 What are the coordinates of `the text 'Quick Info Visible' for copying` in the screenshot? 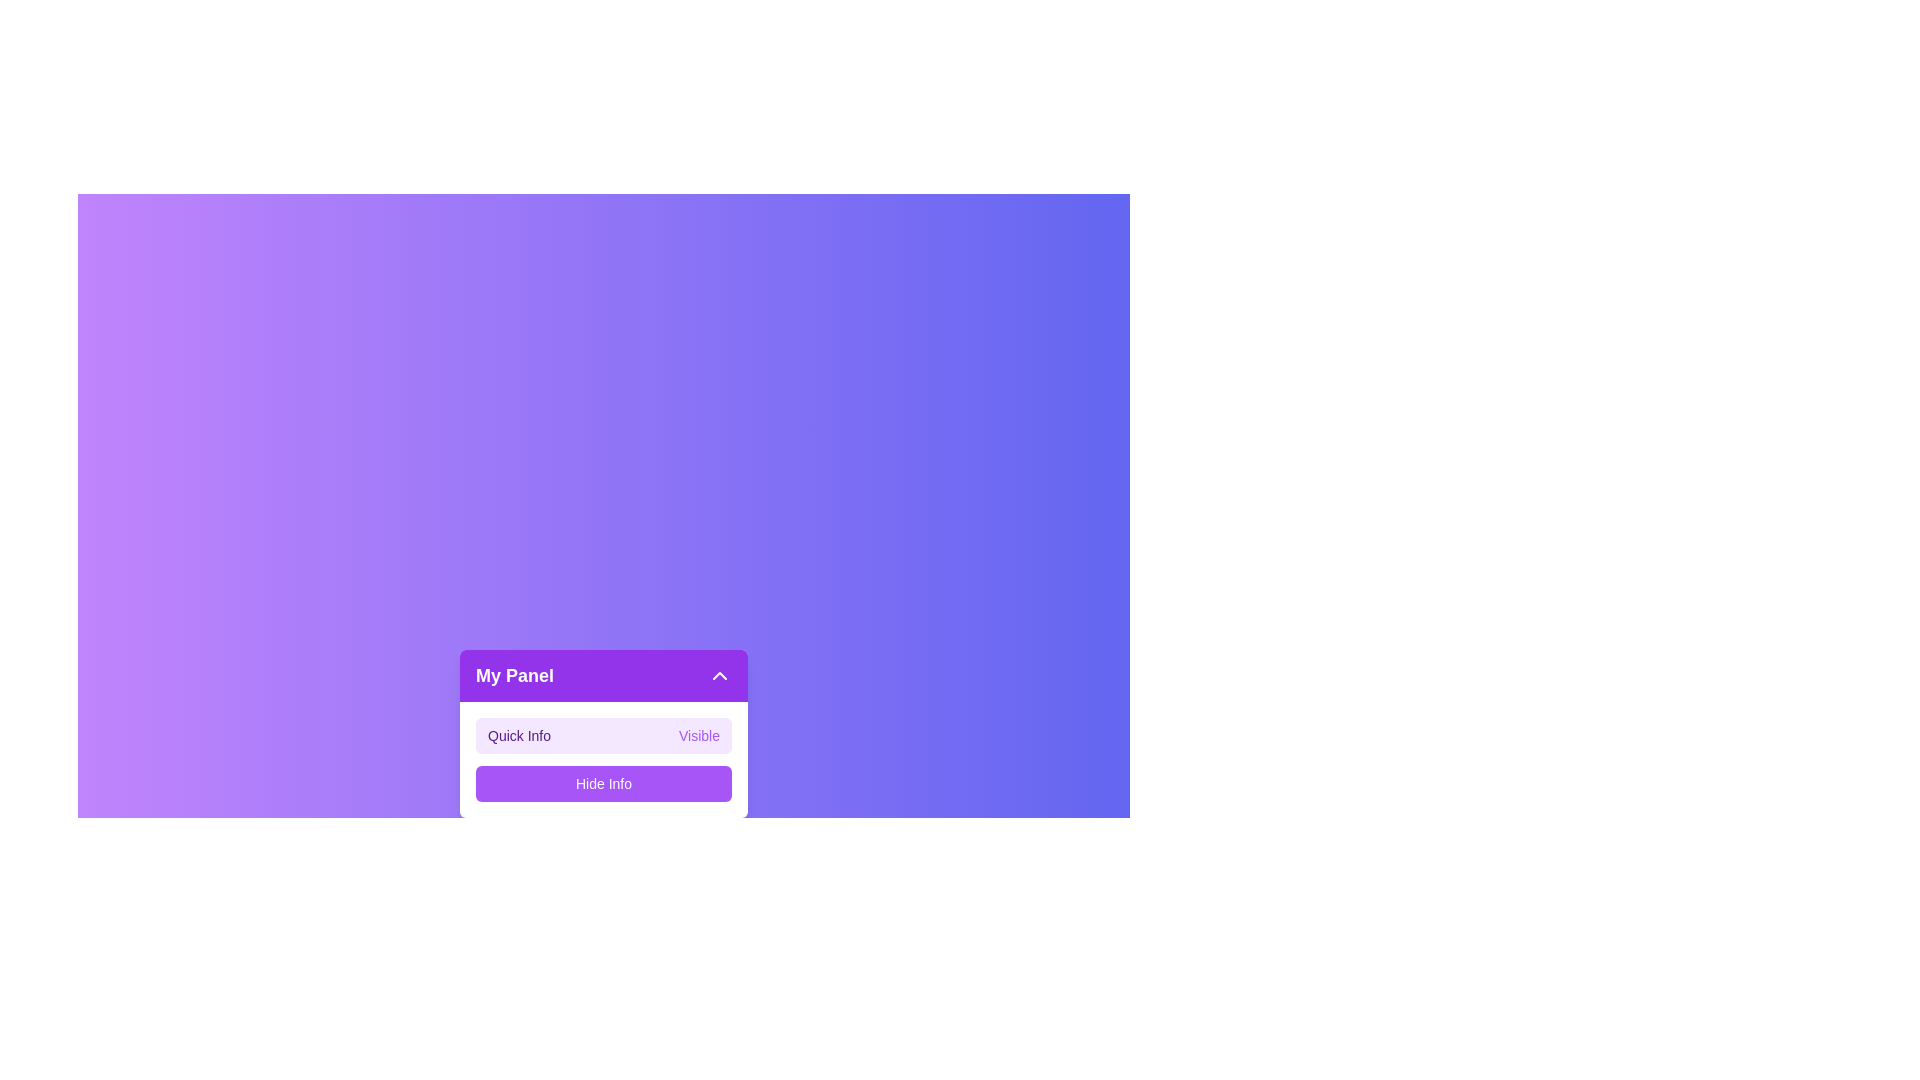 It's located at (474, 716).